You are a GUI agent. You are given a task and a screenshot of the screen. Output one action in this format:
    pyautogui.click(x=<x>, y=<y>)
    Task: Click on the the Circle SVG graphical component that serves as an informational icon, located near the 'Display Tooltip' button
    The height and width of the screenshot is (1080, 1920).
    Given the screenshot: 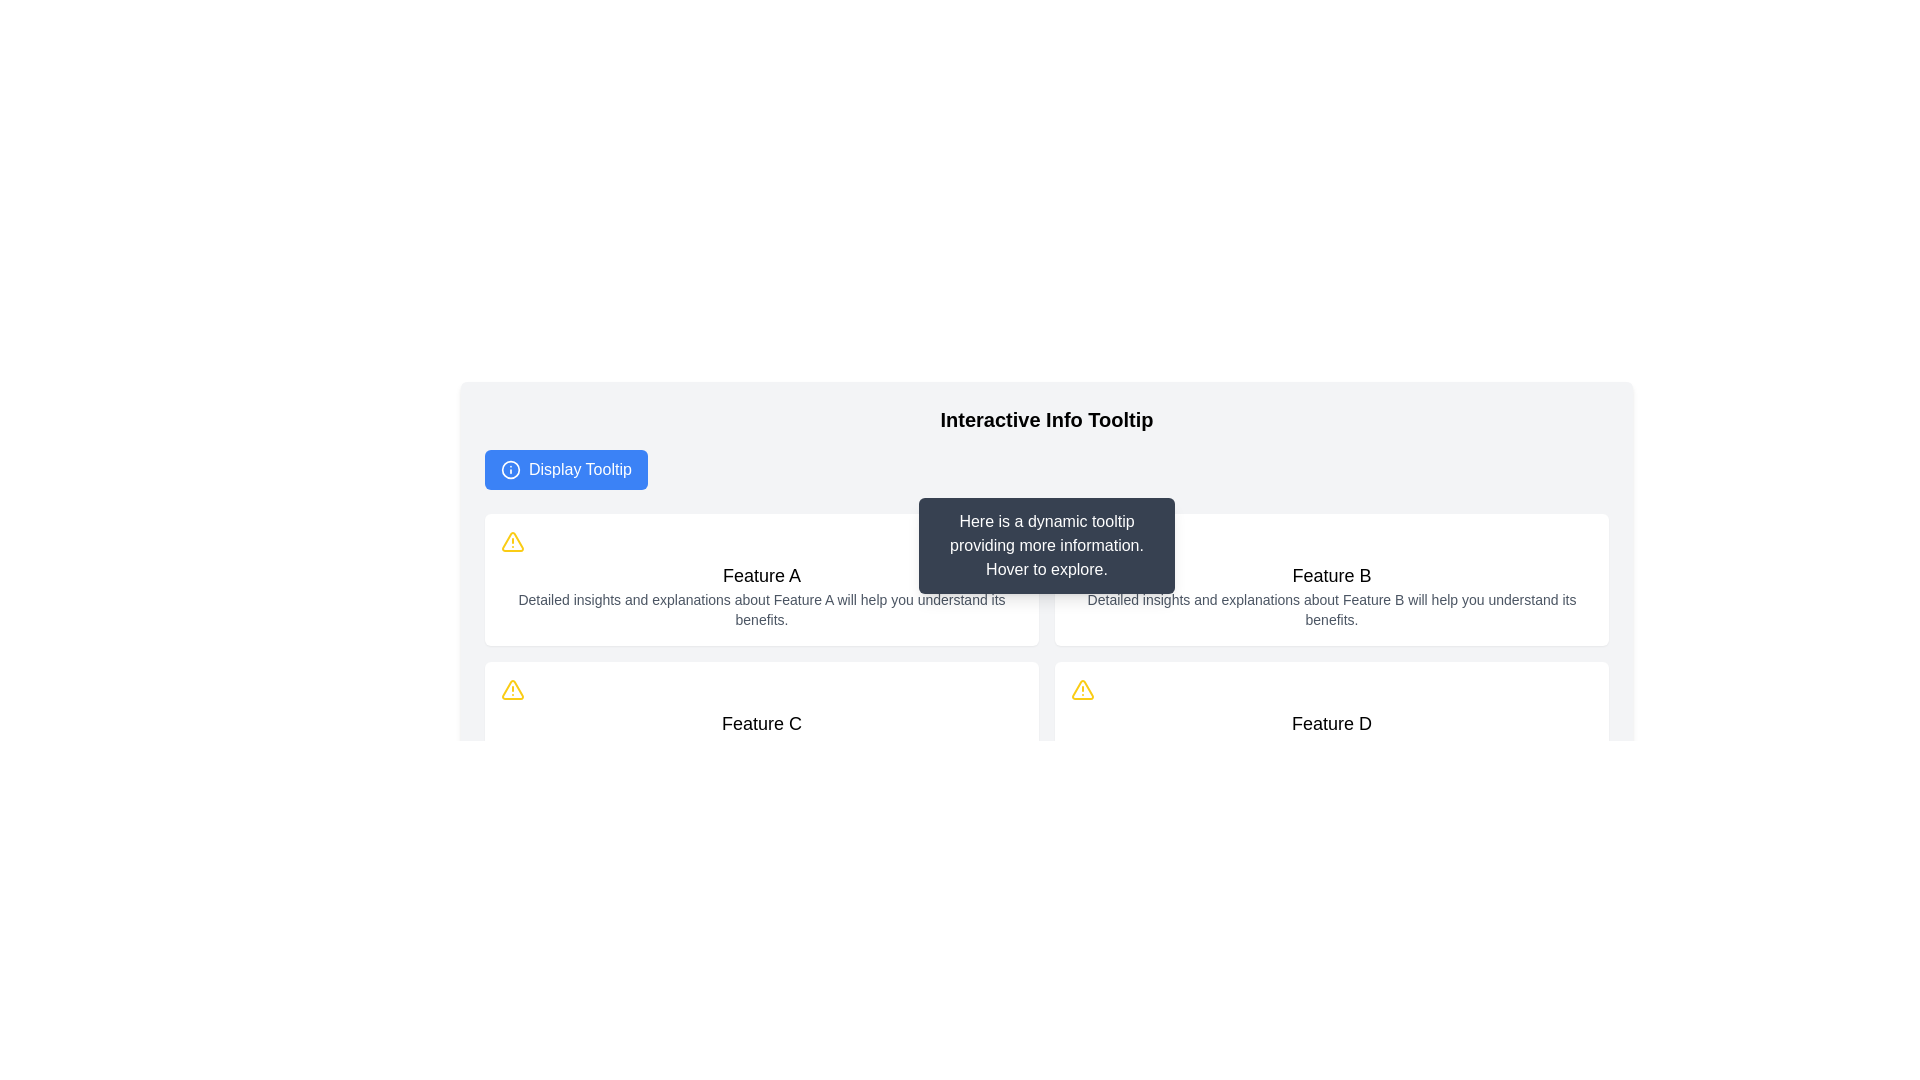 What is the action you would take?
    pyautogui.click(x=510, y=470)
    